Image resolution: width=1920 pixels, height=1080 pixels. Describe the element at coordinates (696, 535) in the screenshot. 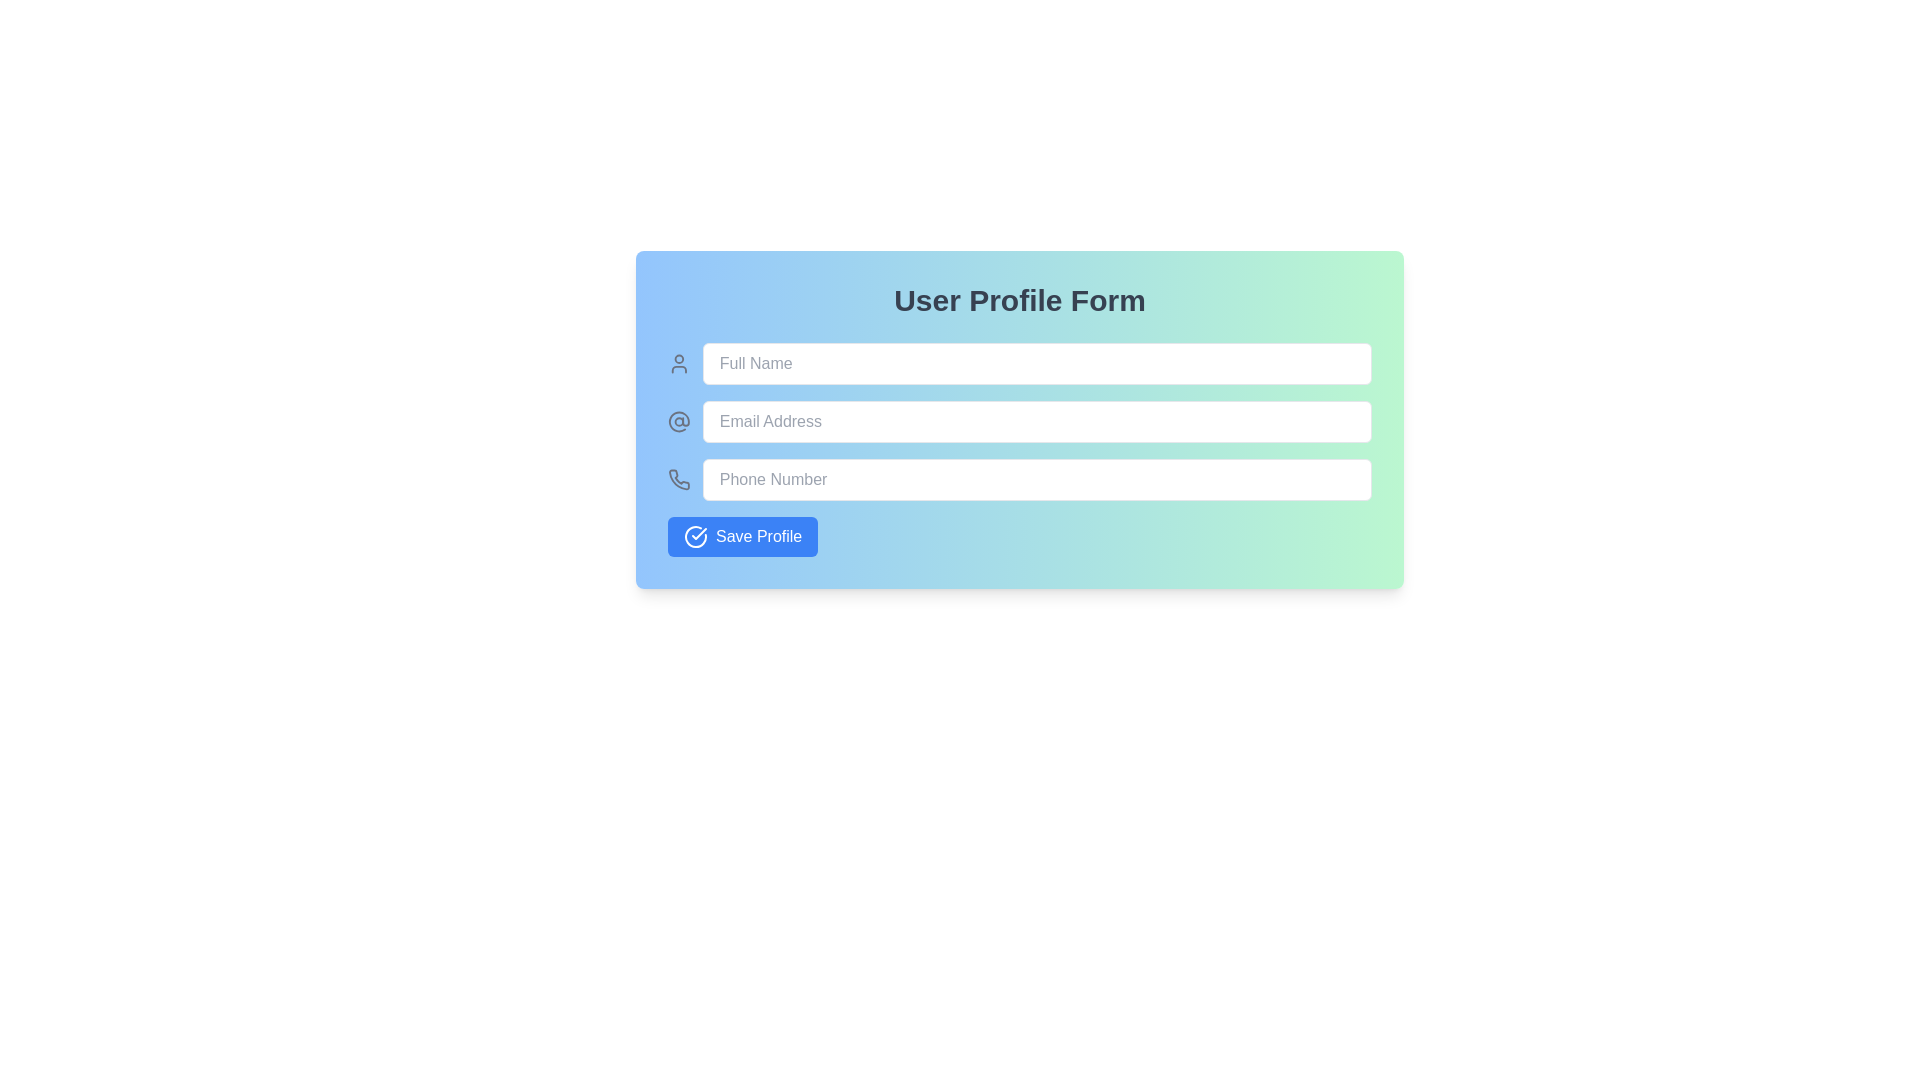

I see `the 'Save Profile' button which contains the Vector icon indicating a successful action` at that location.